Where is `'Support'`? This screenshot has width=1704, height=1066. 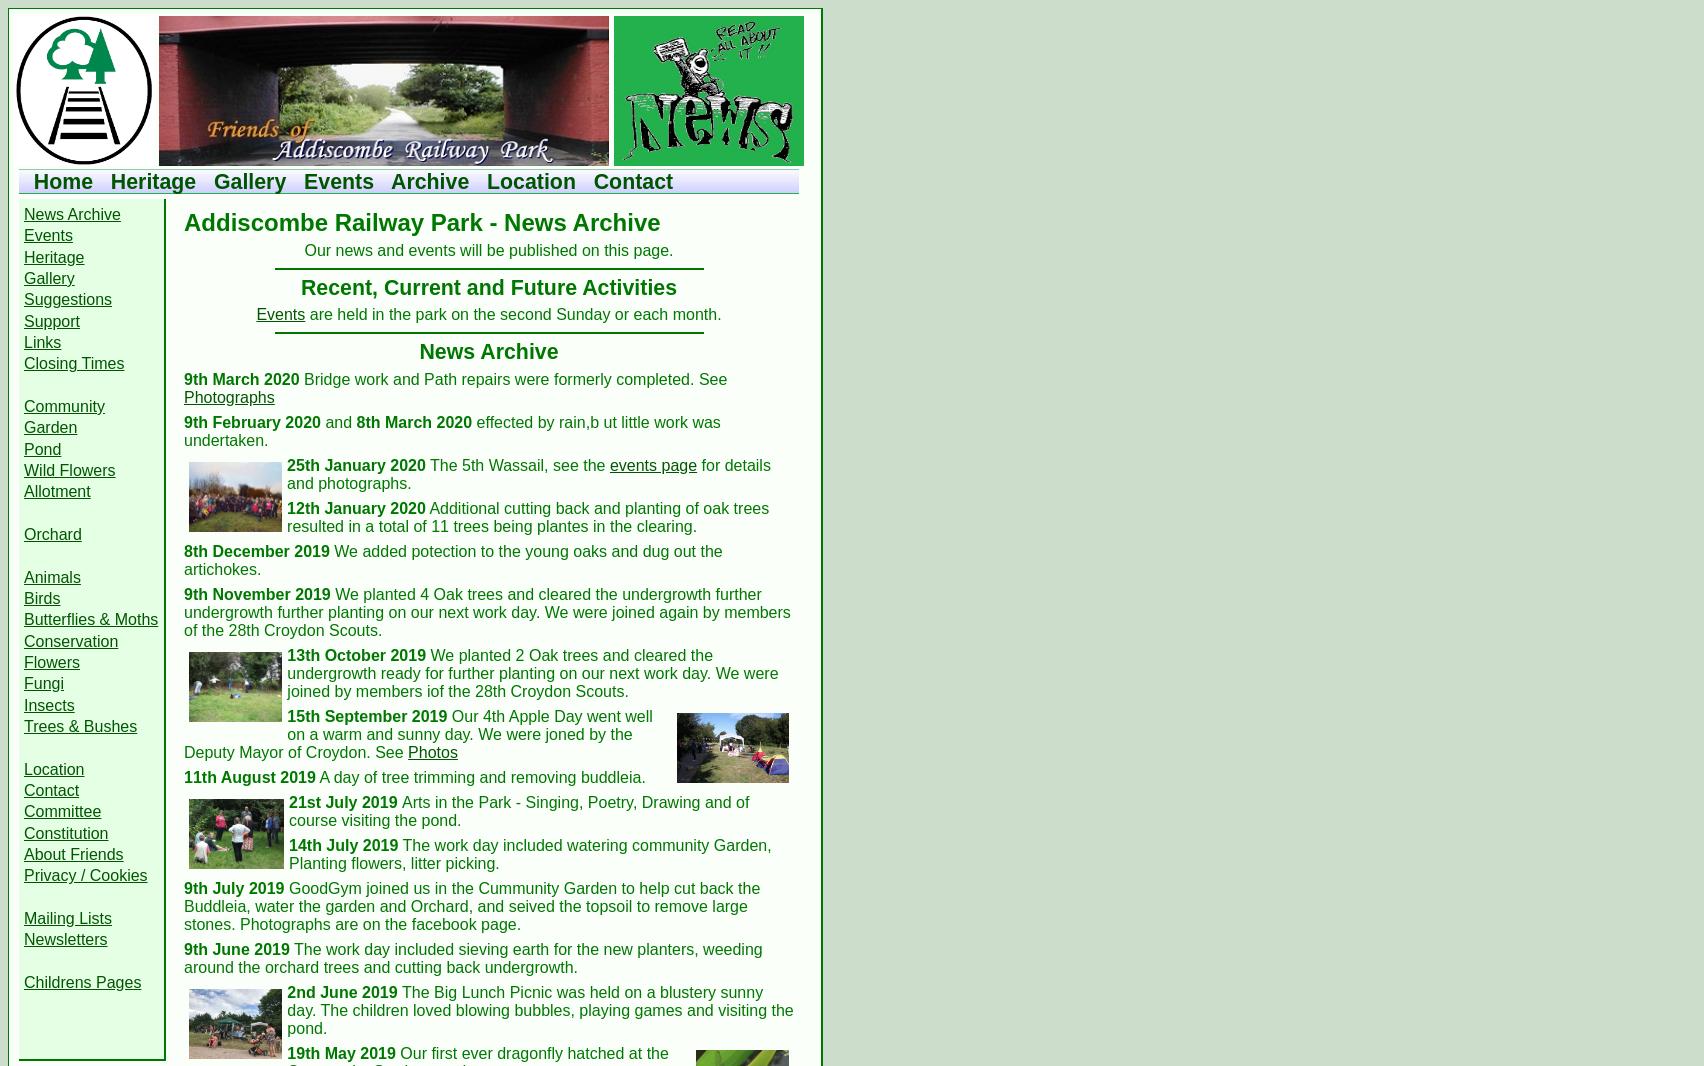
'Support' is located at coordinates (24, 320).